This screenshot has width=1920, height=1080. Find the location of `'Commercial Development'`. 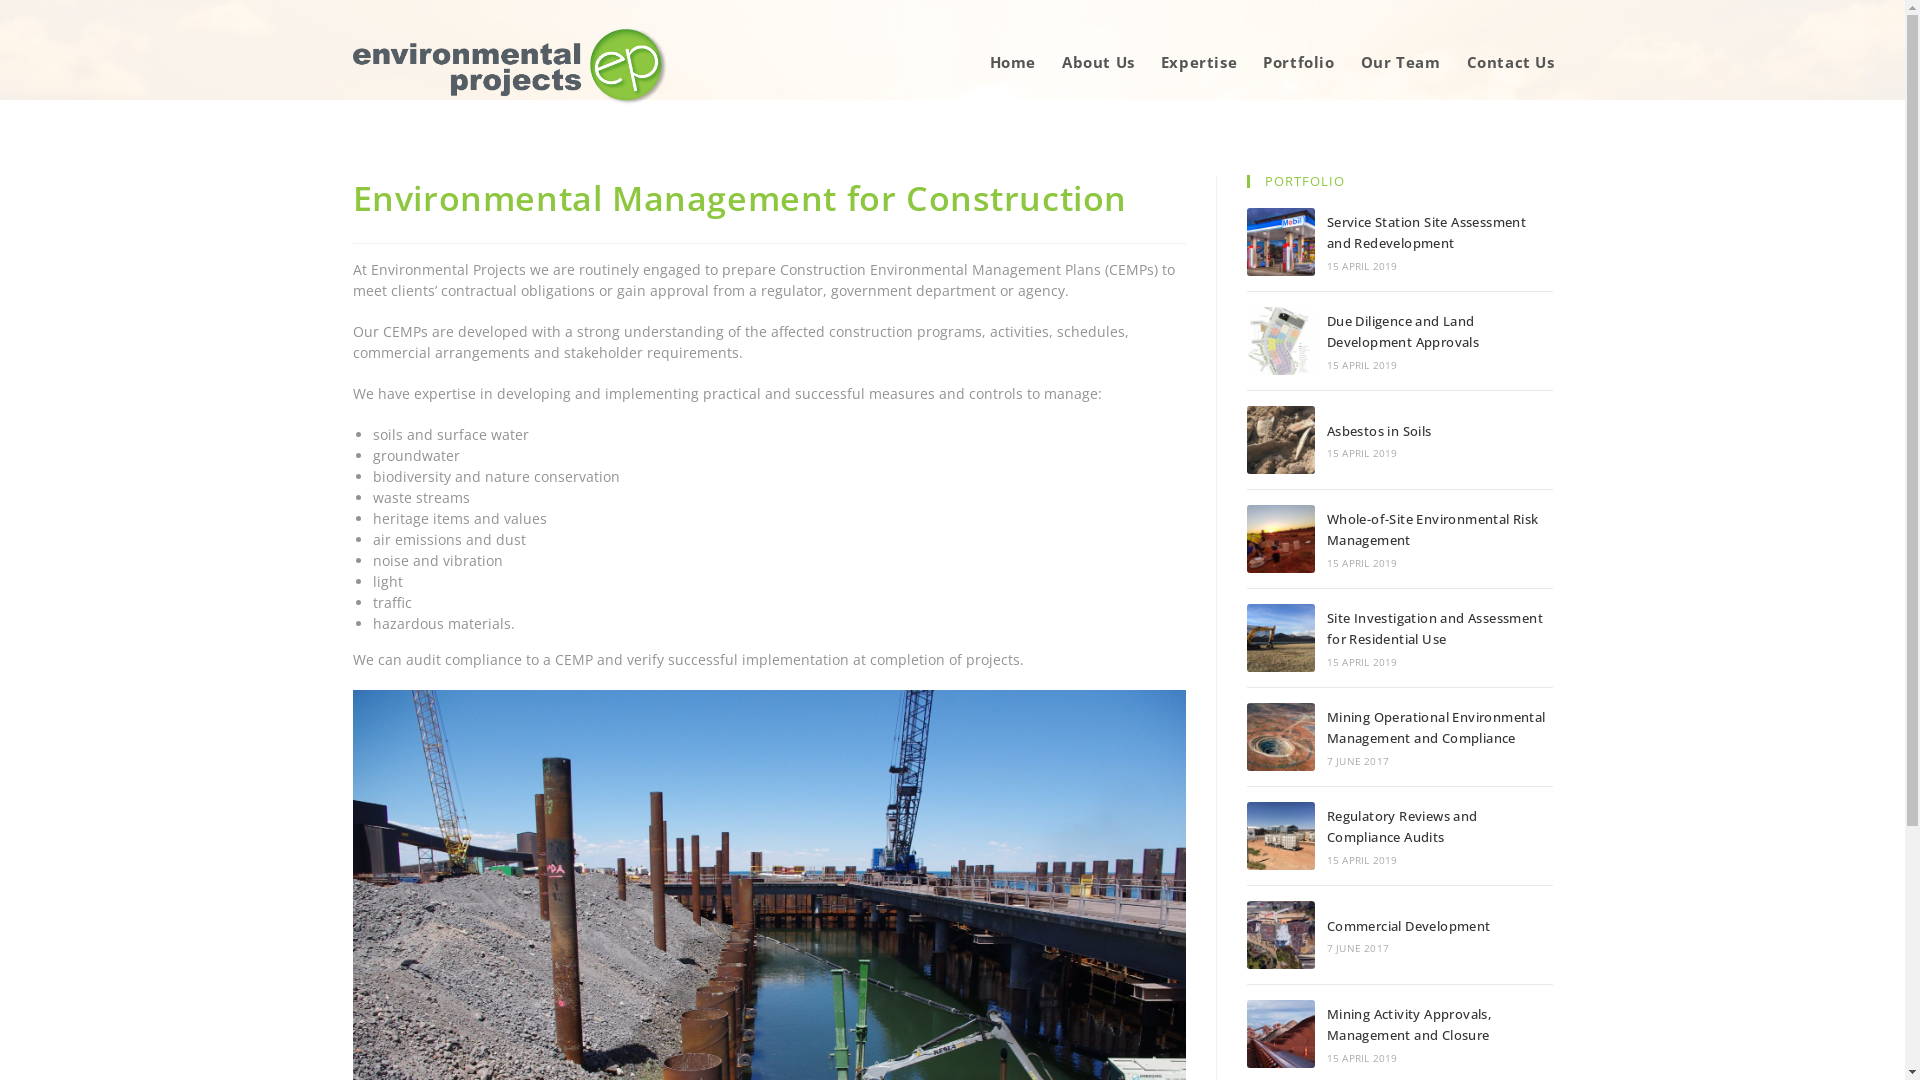

'Commercial Development' is located at coordinates (1280, 934).